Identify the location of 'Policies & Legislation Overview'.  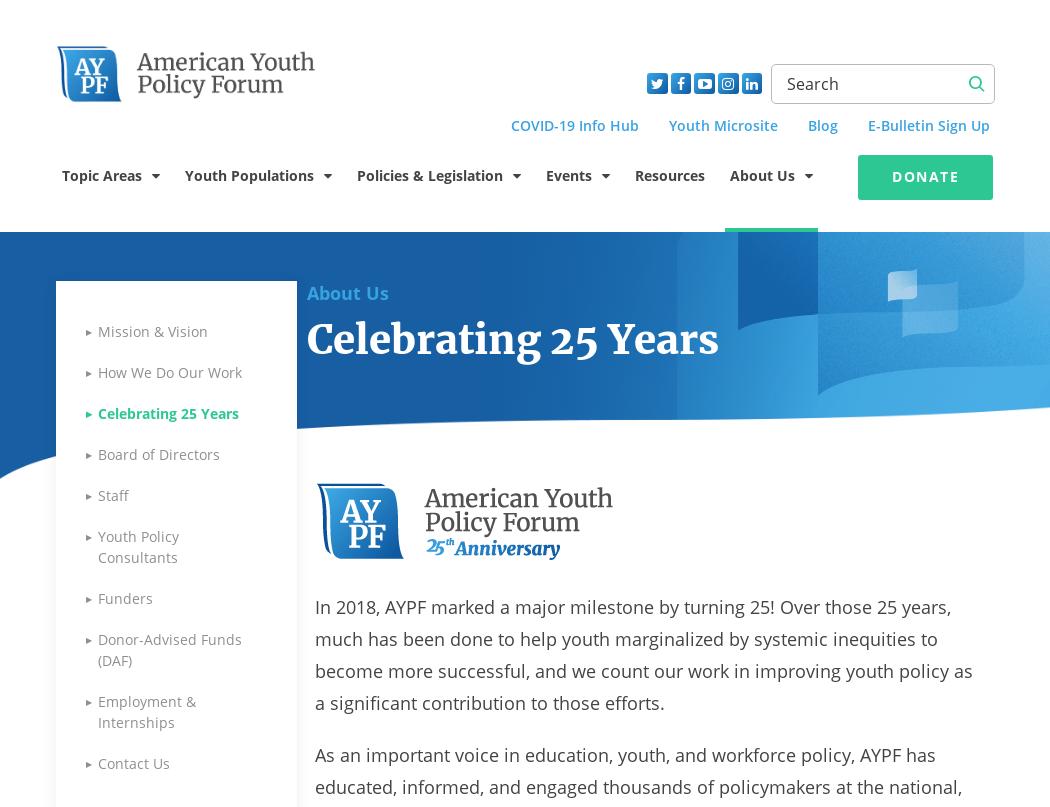
(445, 244).